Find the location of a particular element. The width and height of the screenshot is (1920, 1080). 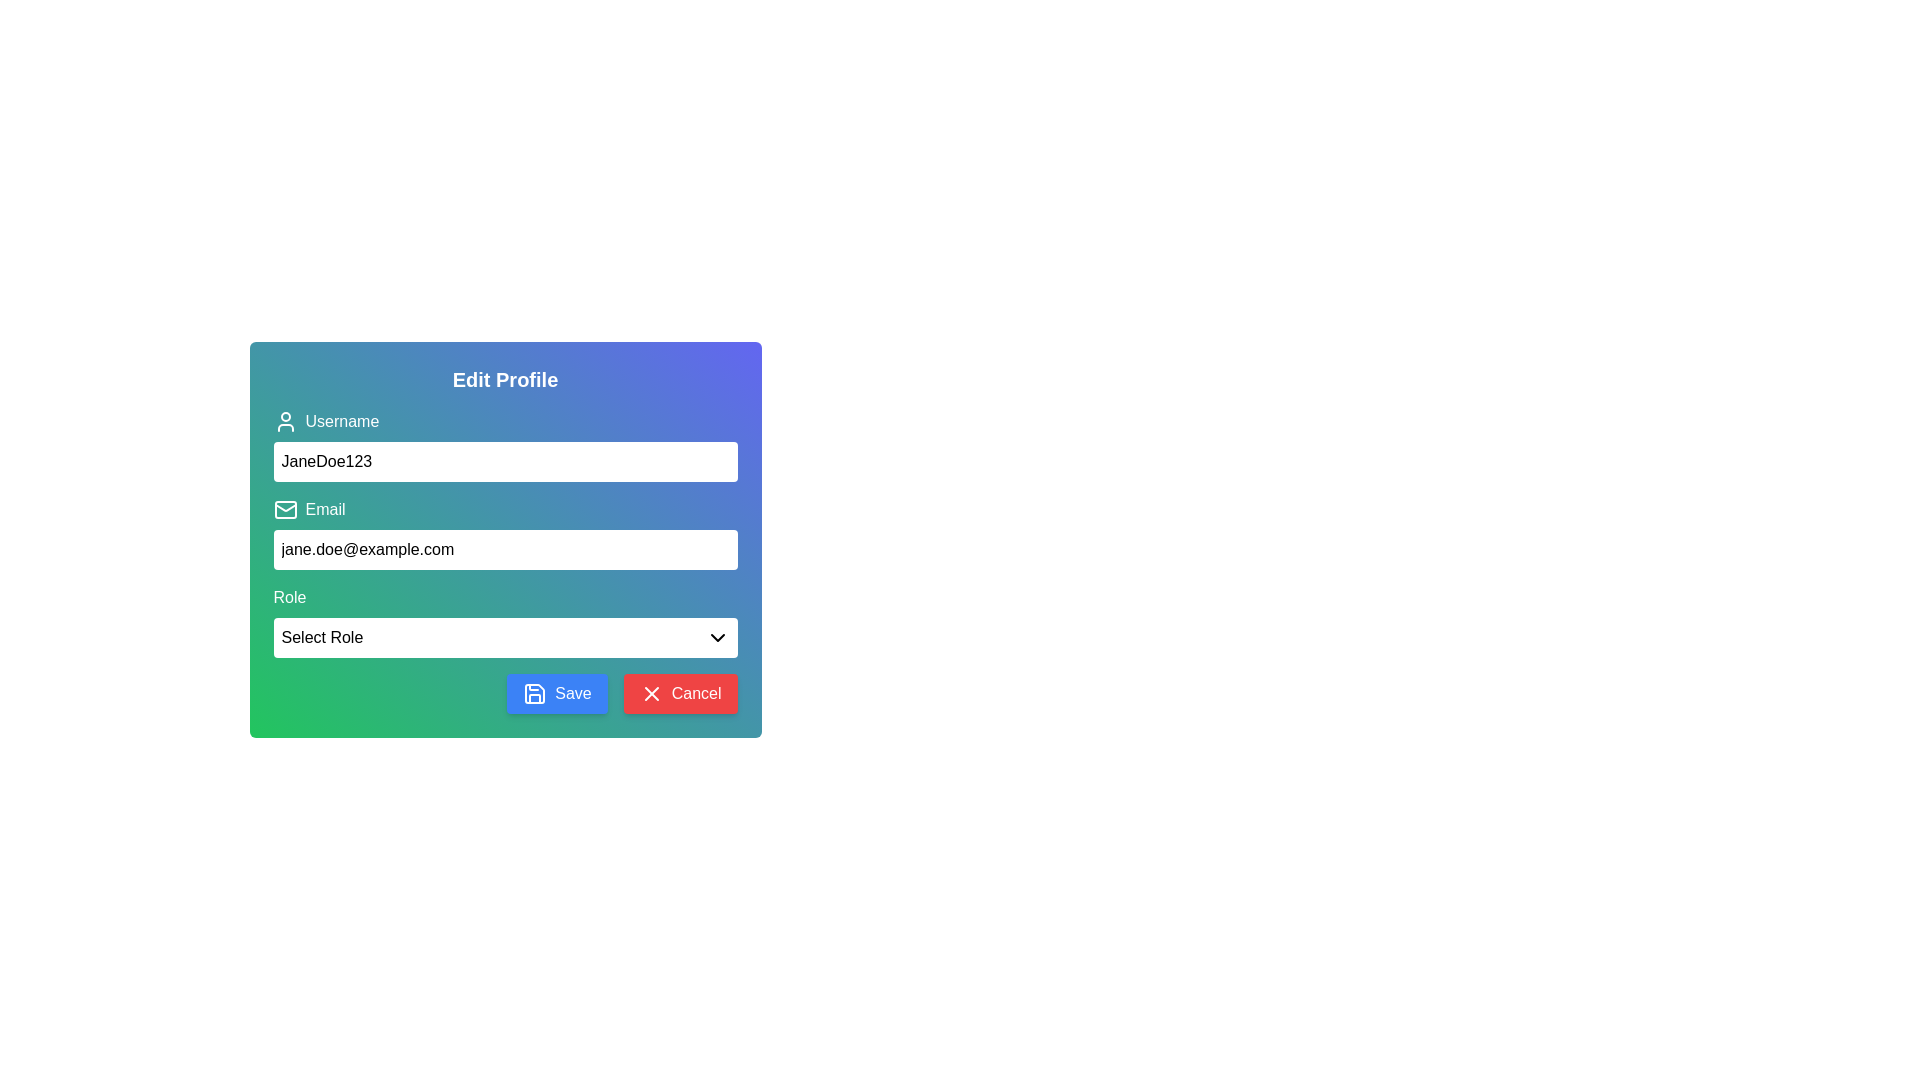

the icon that visually indicates the 'Username' field, located in the 'Edit Profile' section, adjacent to the 'Username' input field is located at coordinates (284, 420).